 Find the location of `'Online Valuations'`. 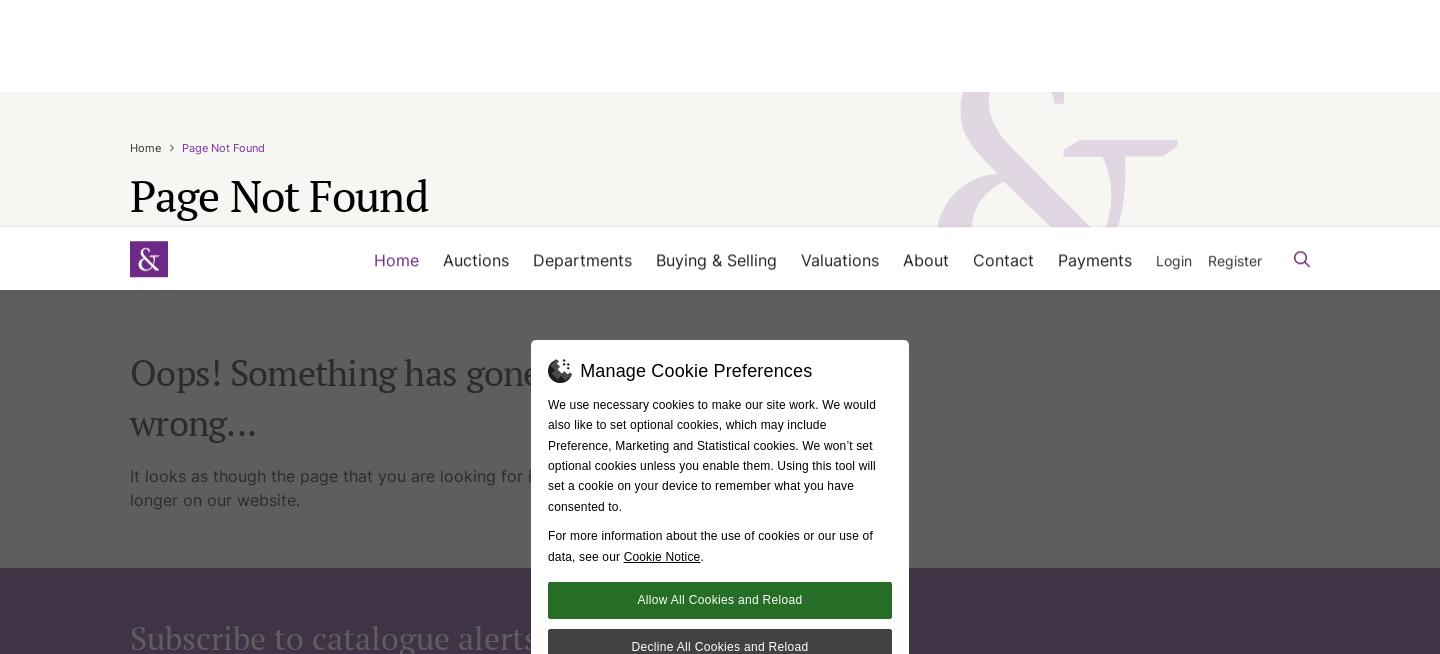

'Online Valuations' is located at coordinates (817, 48).